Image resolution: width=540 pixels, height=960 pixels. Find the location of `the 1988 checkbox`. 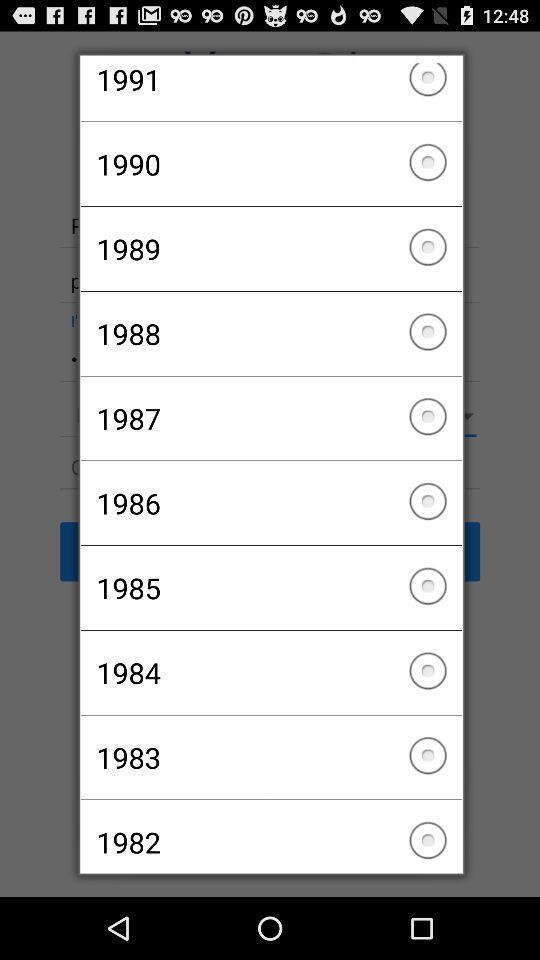

the 1988 checkbox is located at coordinates (270, 333).